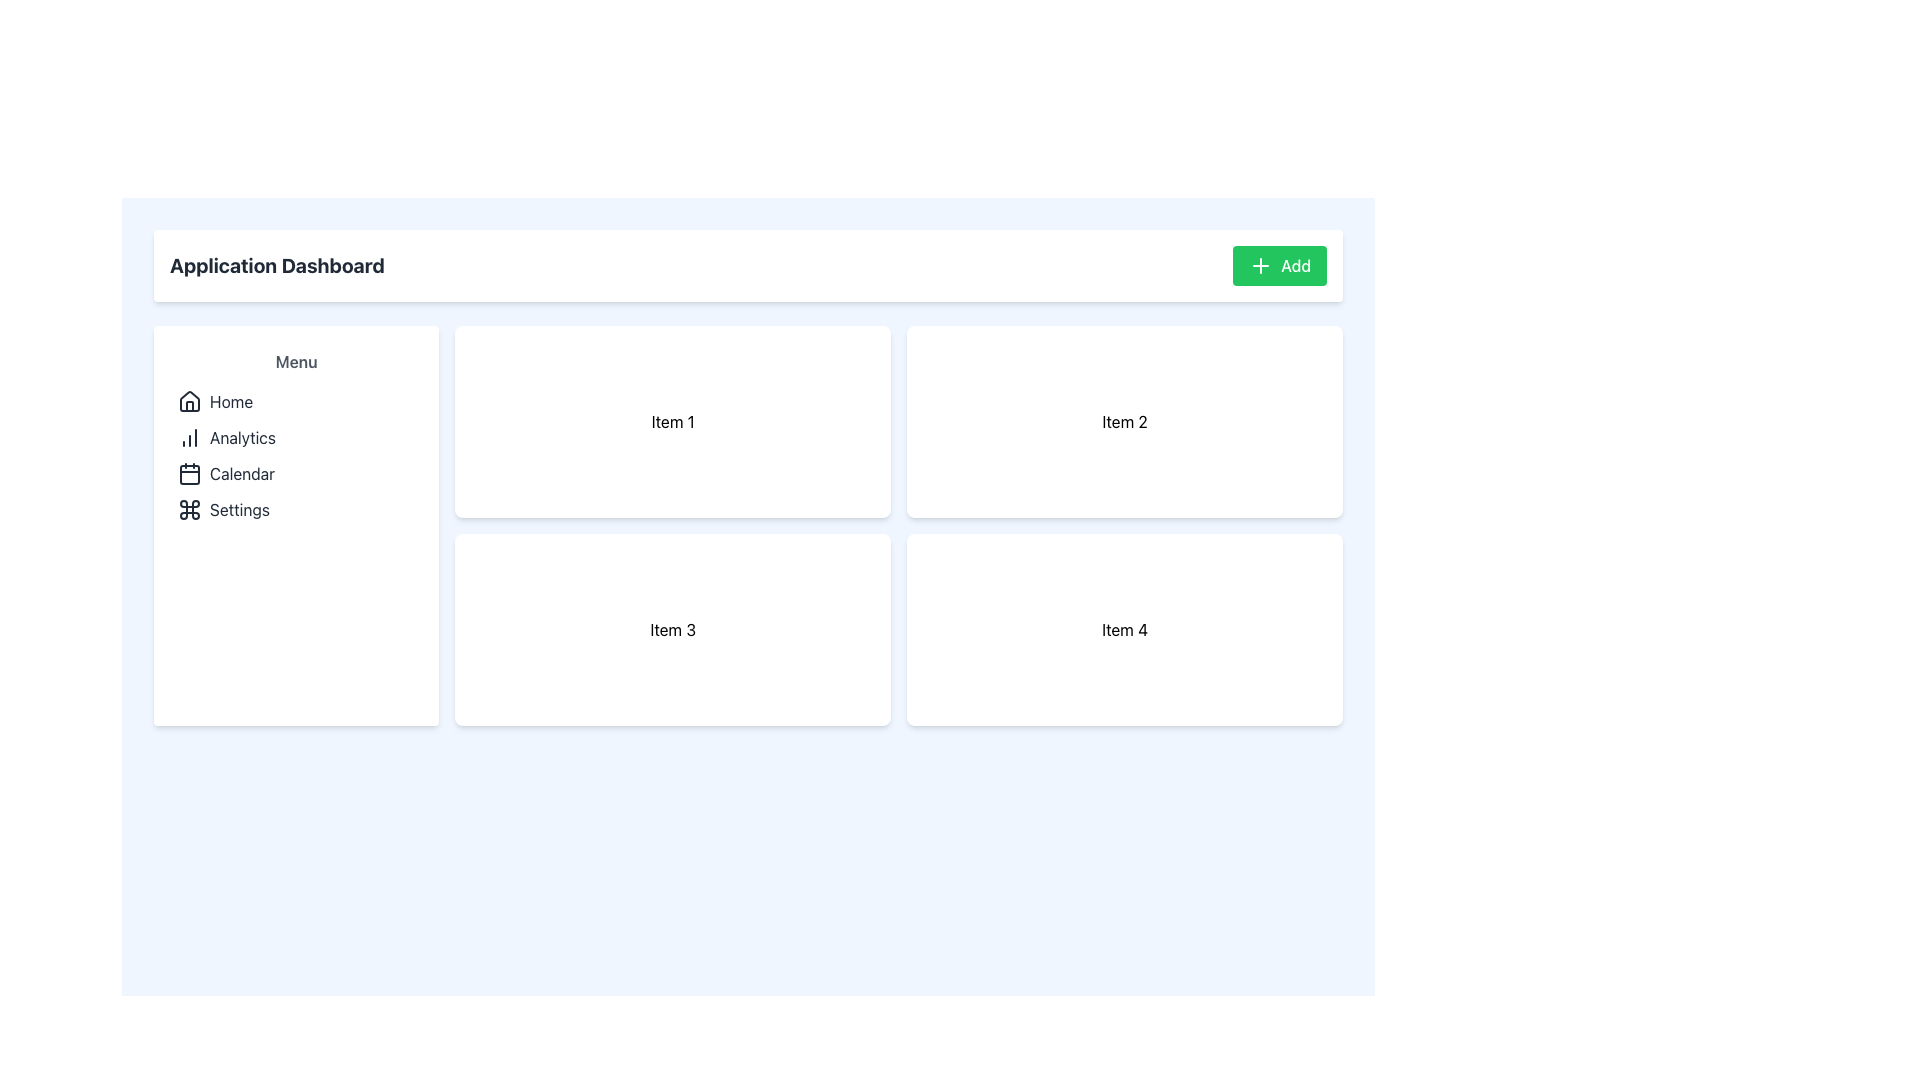 The image size is (1920, 1080). Describe the element at coordinates (1280, 265) in the screenshot. I see `the 'Add' button with a green background and white text` at that location.